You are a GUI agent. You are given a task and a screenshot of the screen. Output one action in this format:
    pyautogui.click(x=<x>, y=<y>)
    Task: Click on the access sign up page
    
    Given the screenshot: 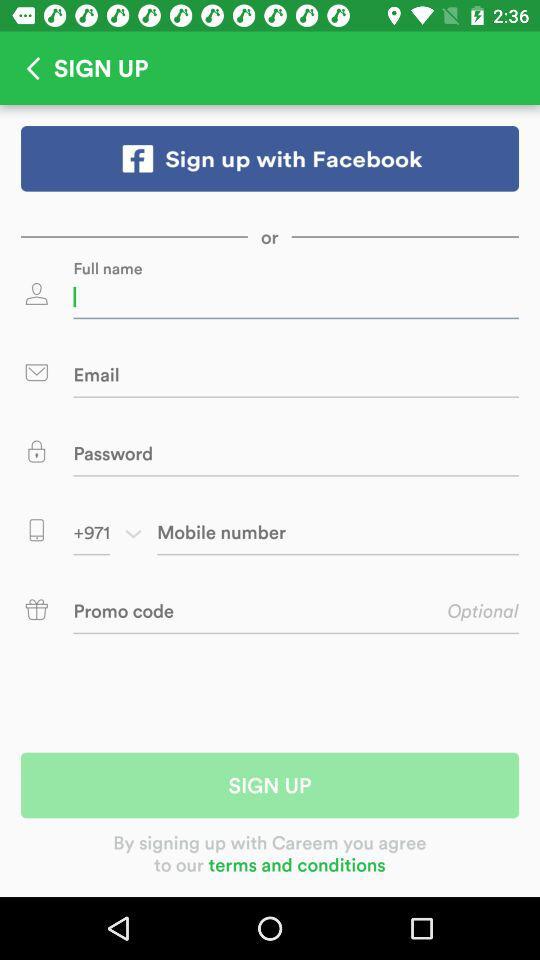 What is the action you would take?
    pyautogui.click(x=270, y=157)
    